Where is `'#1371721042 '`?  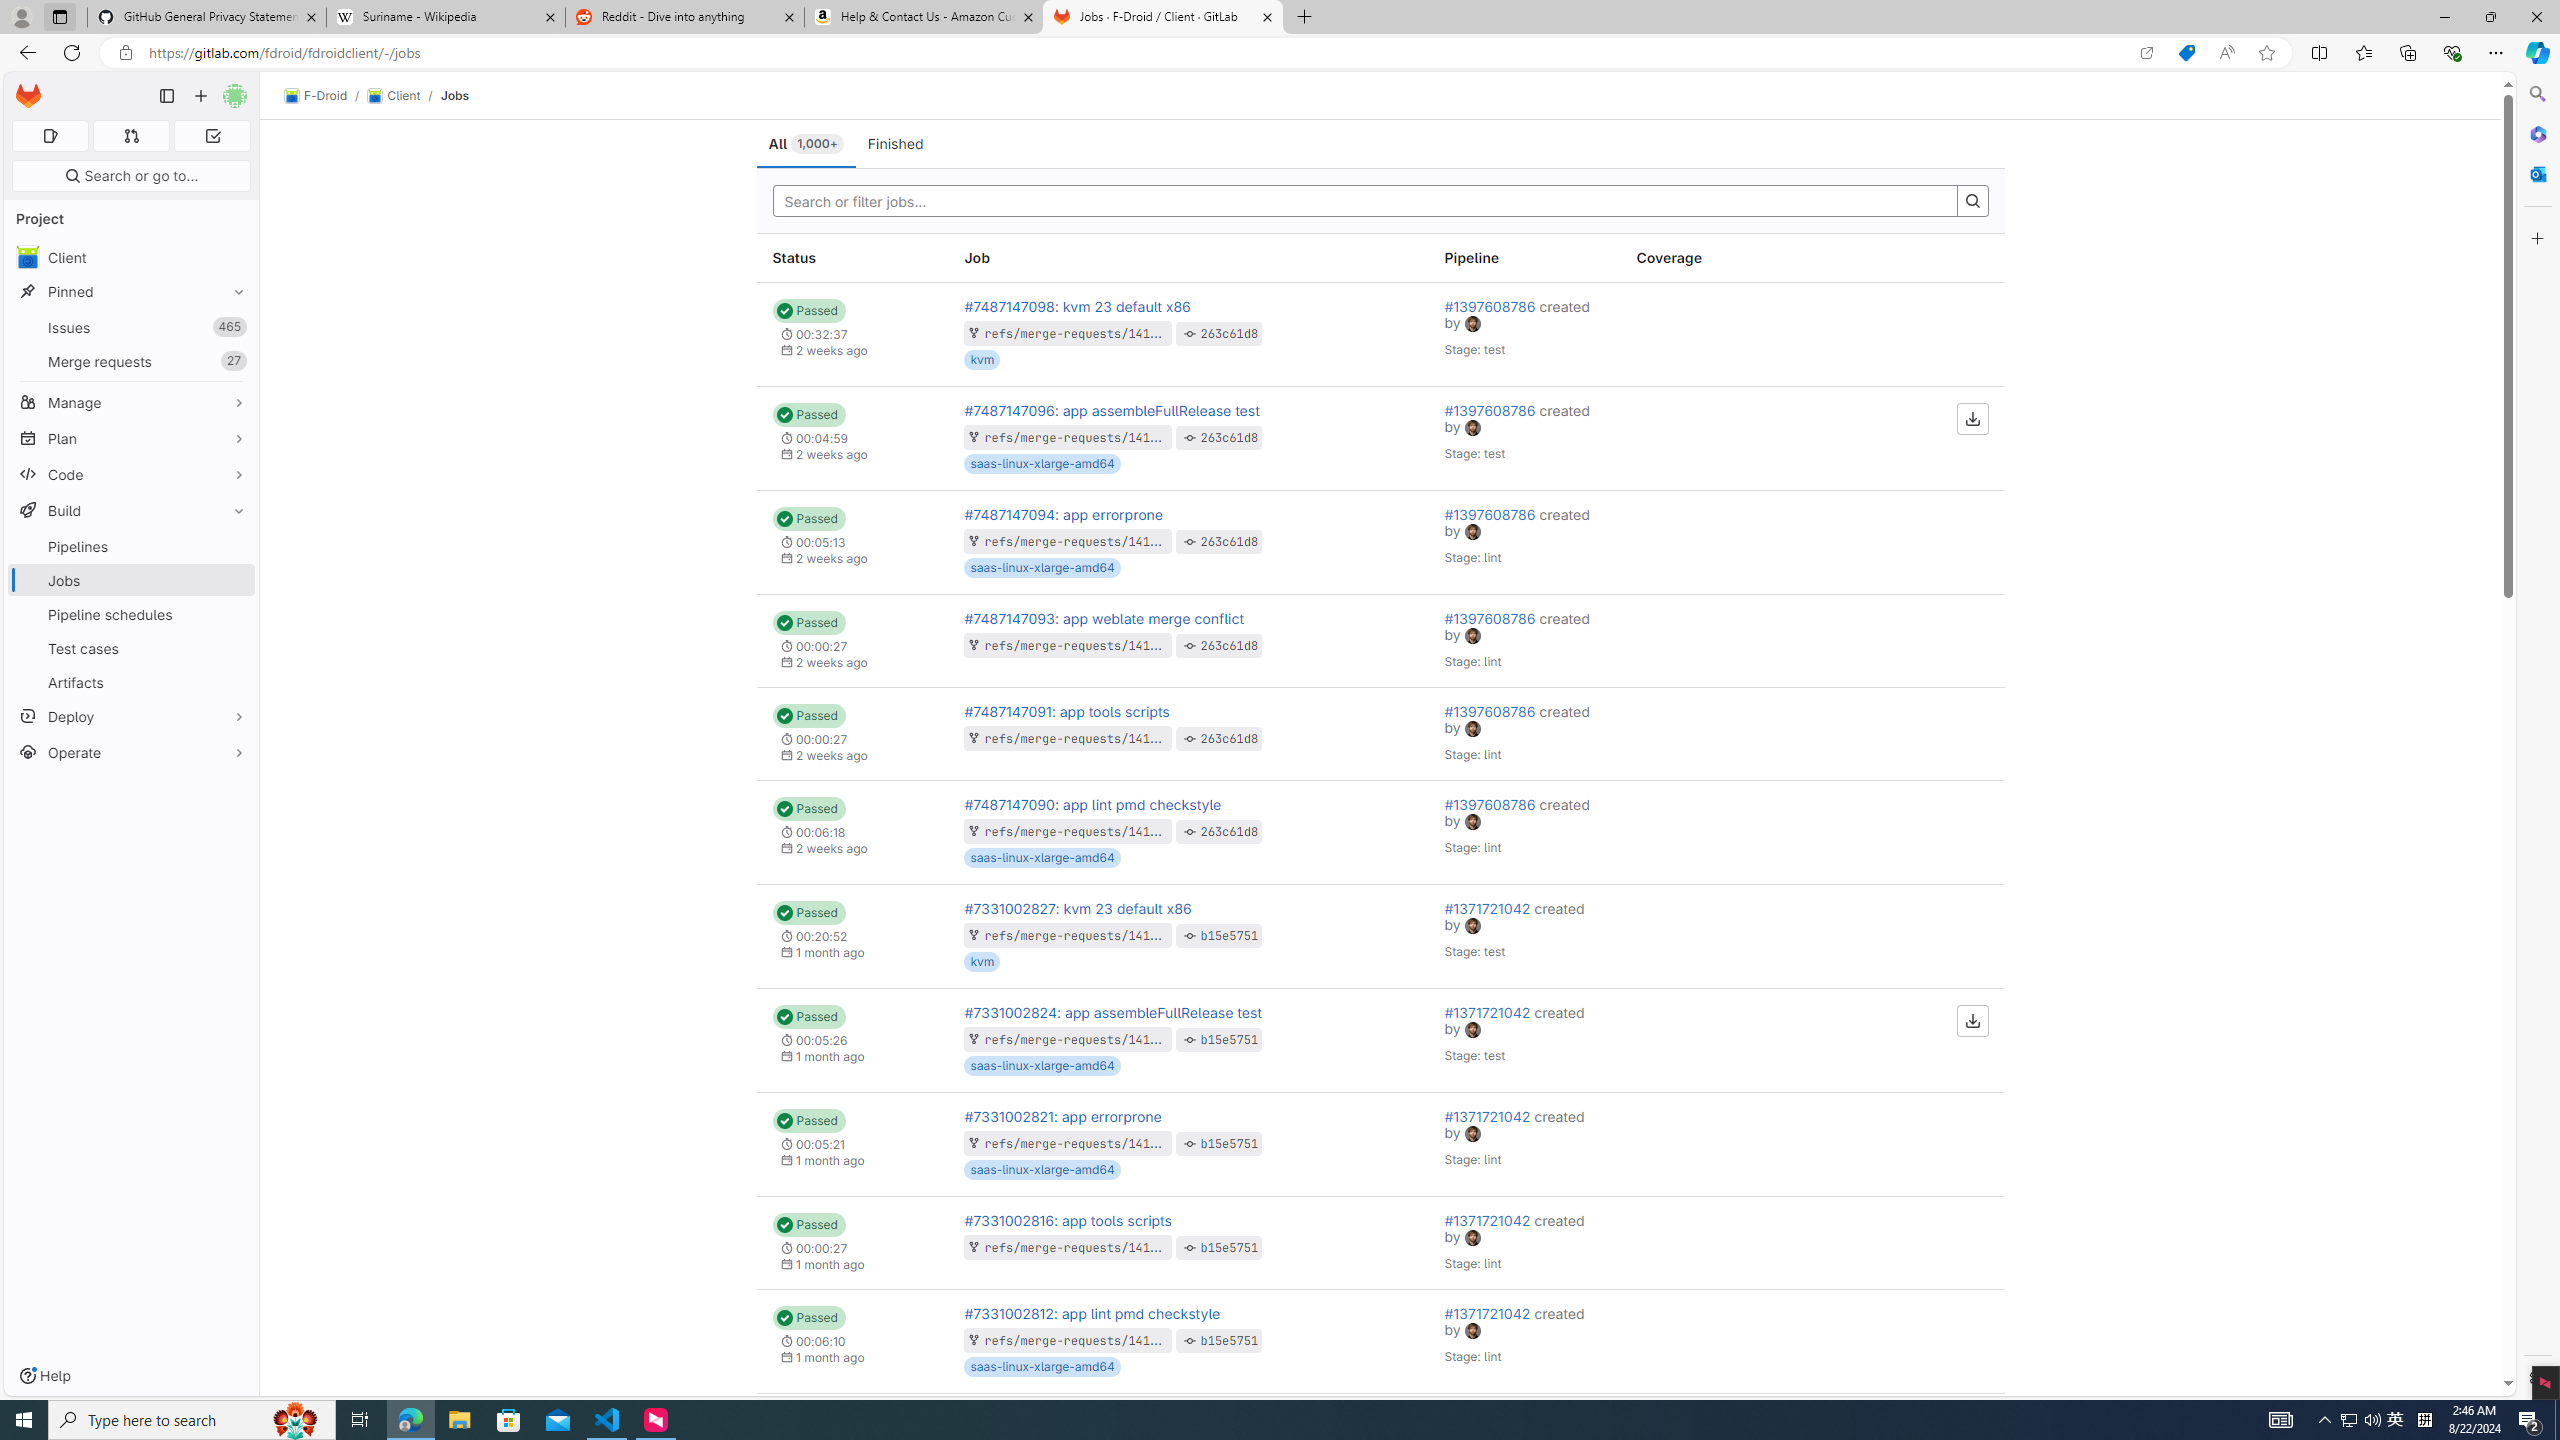 '#1371721042 ' is located at coordinates (1488, 1313).